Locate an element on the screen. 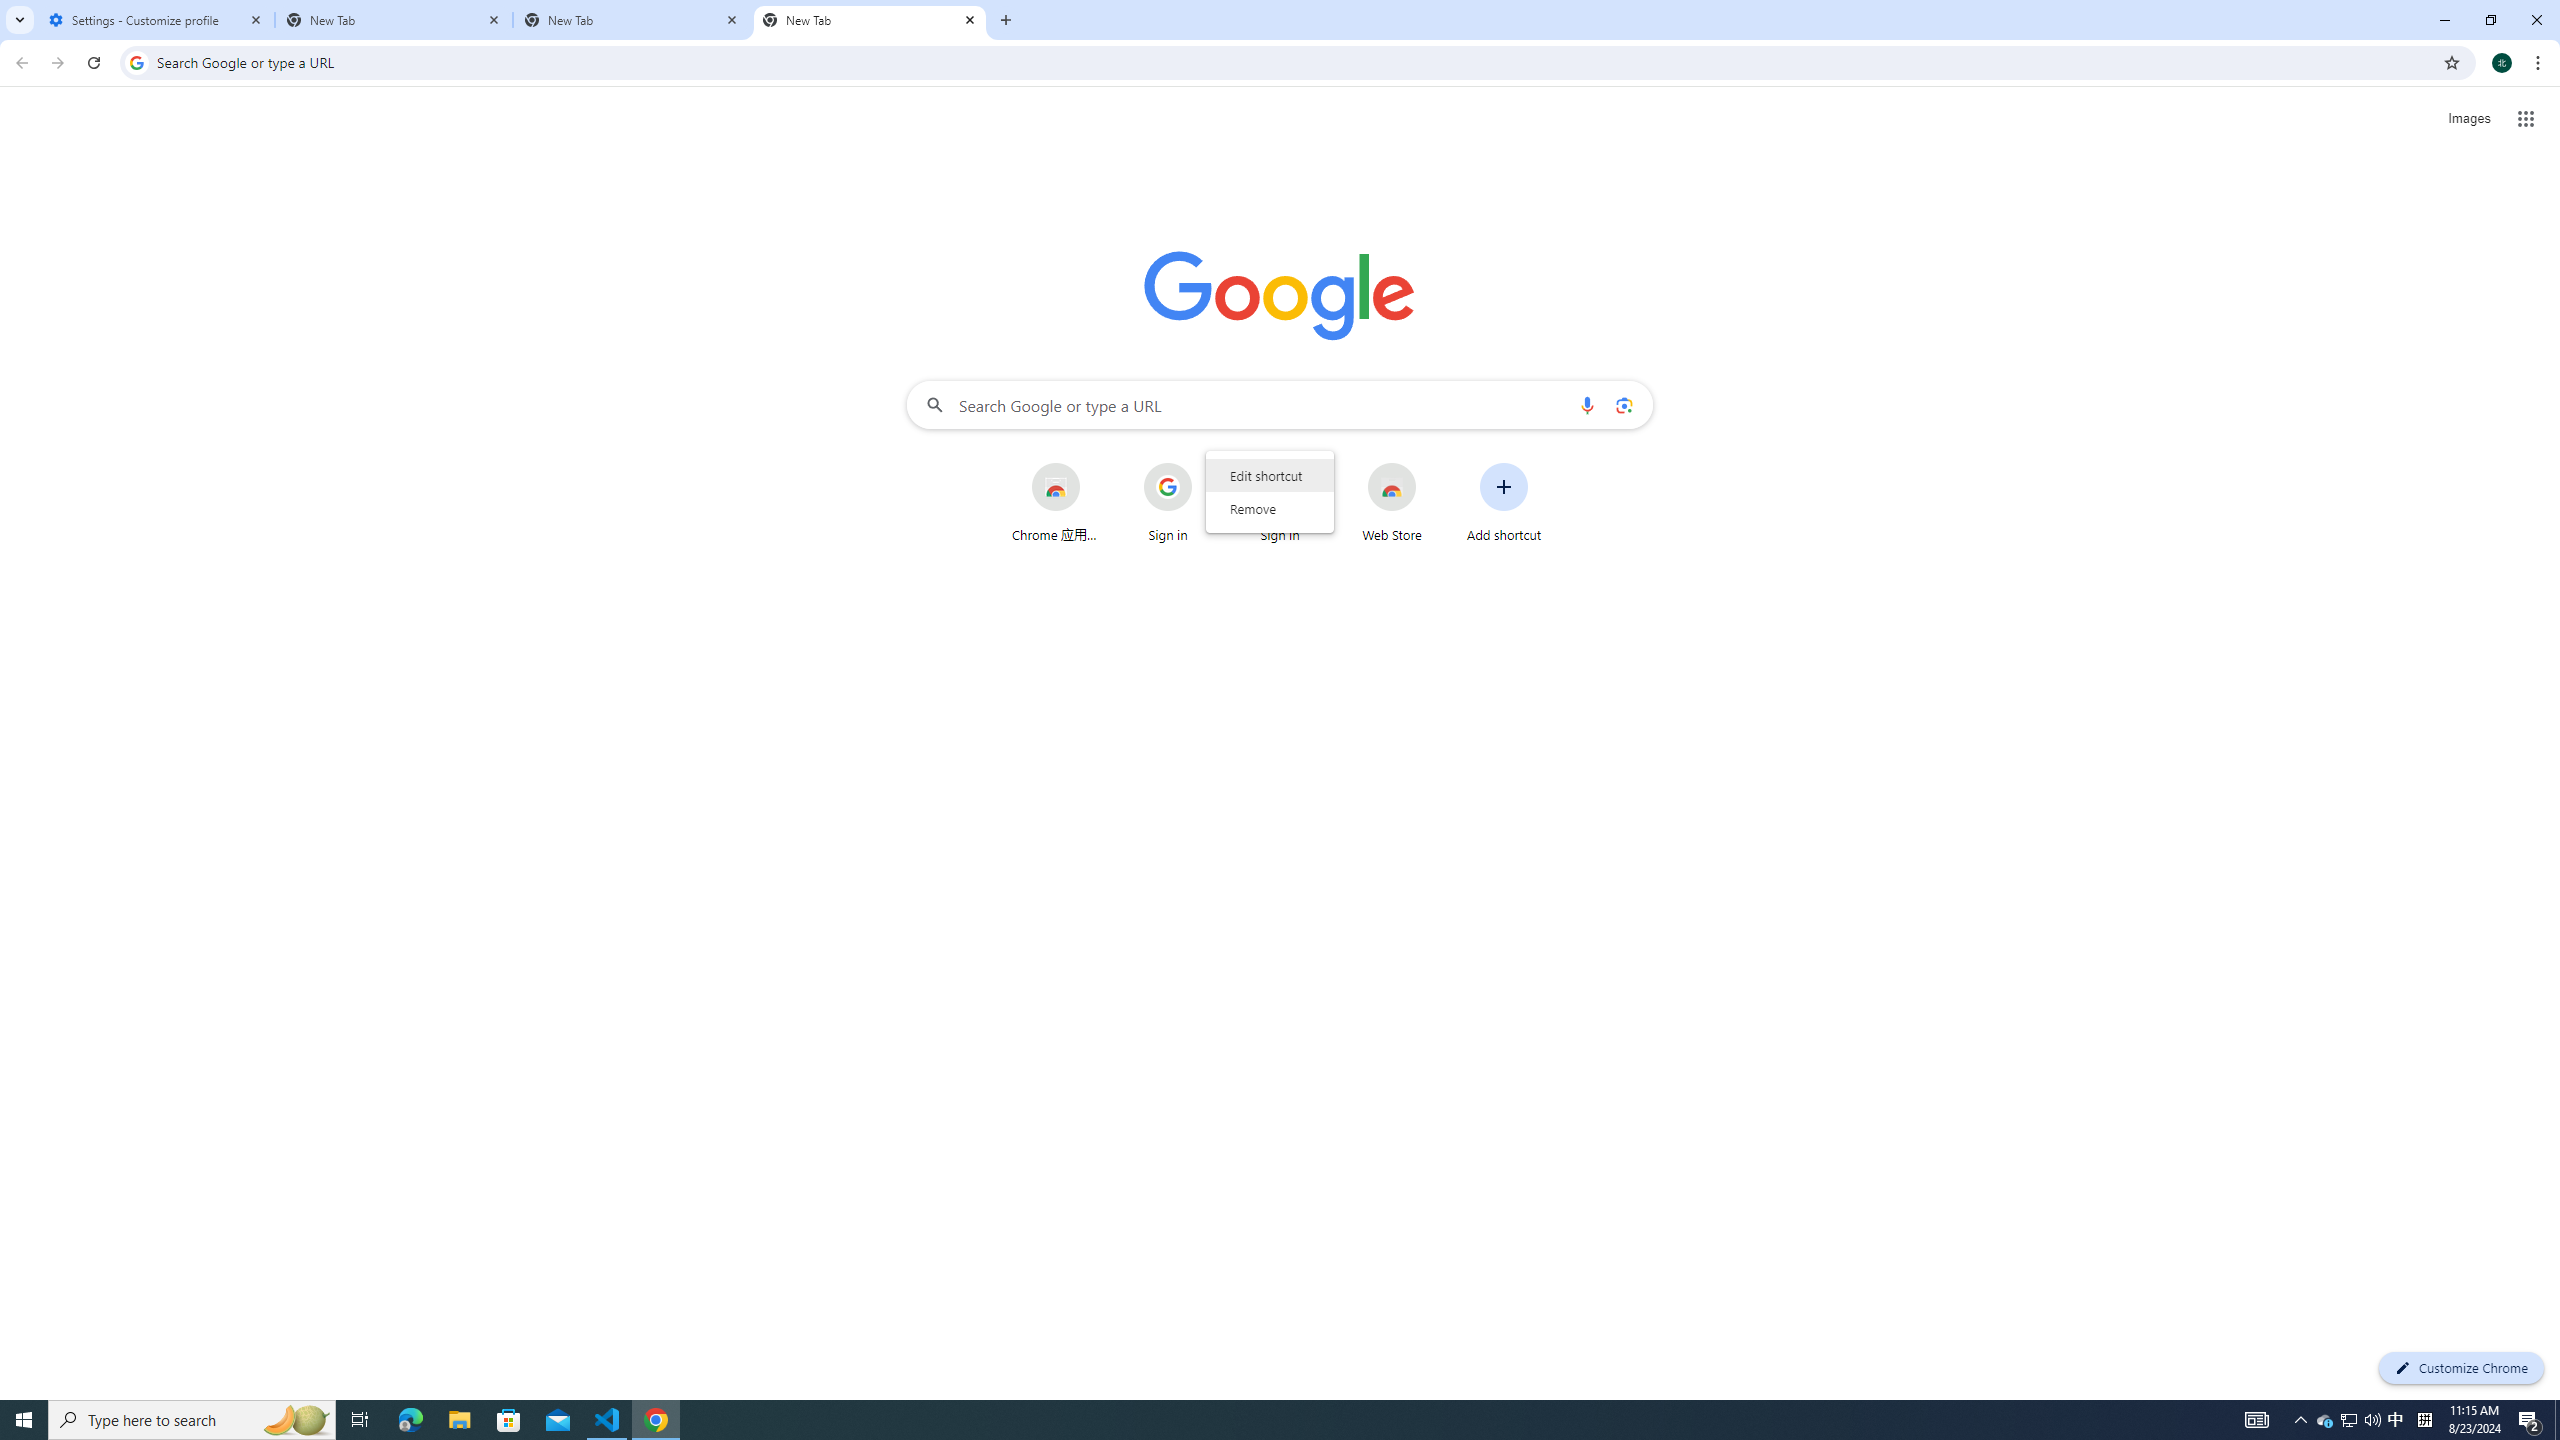 This screenshot has width=2560, height=1440. 'Edit shortcut' is located at coordinates (1268, 474).